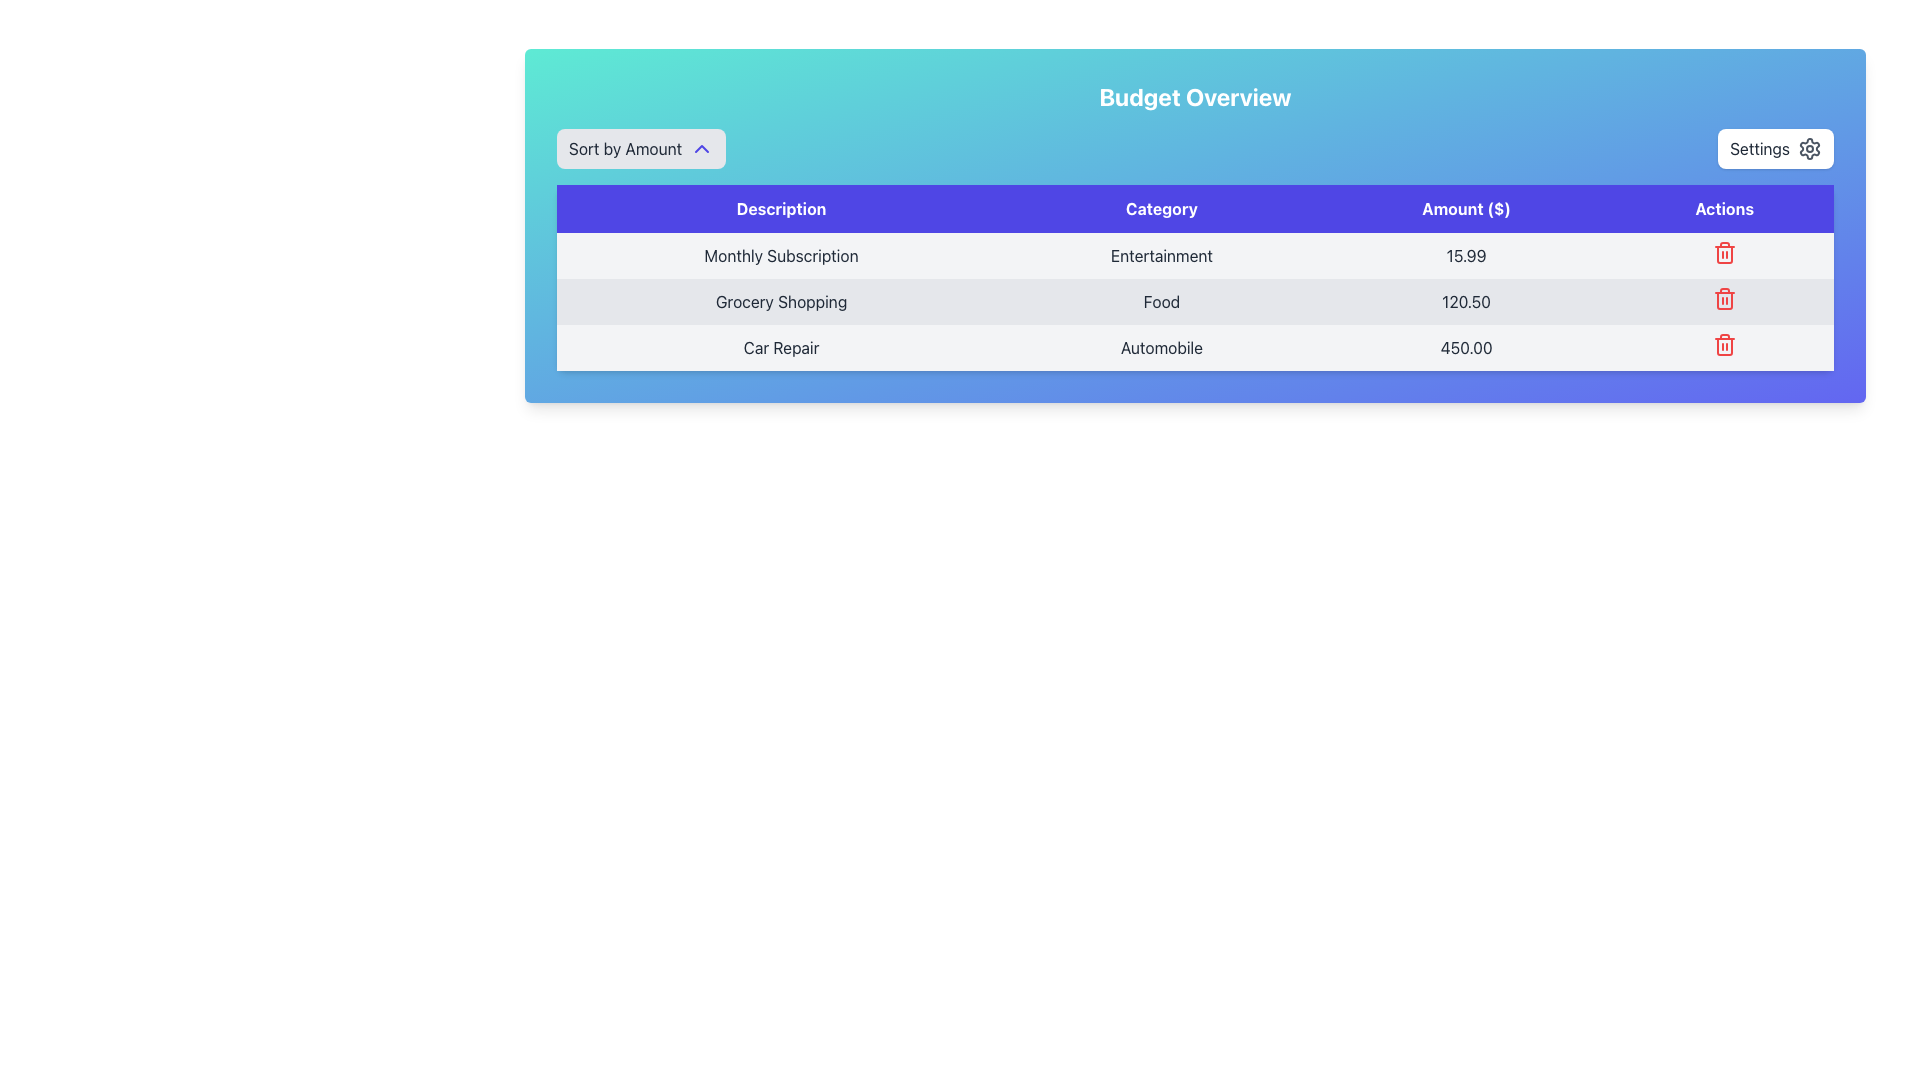  Describe the element at coordinates (1466, 301) in the screenshot. I see `the text display showing the expense amount for 'Grocery Shopping' in the 'Amount ($)' column of the table` at that location.